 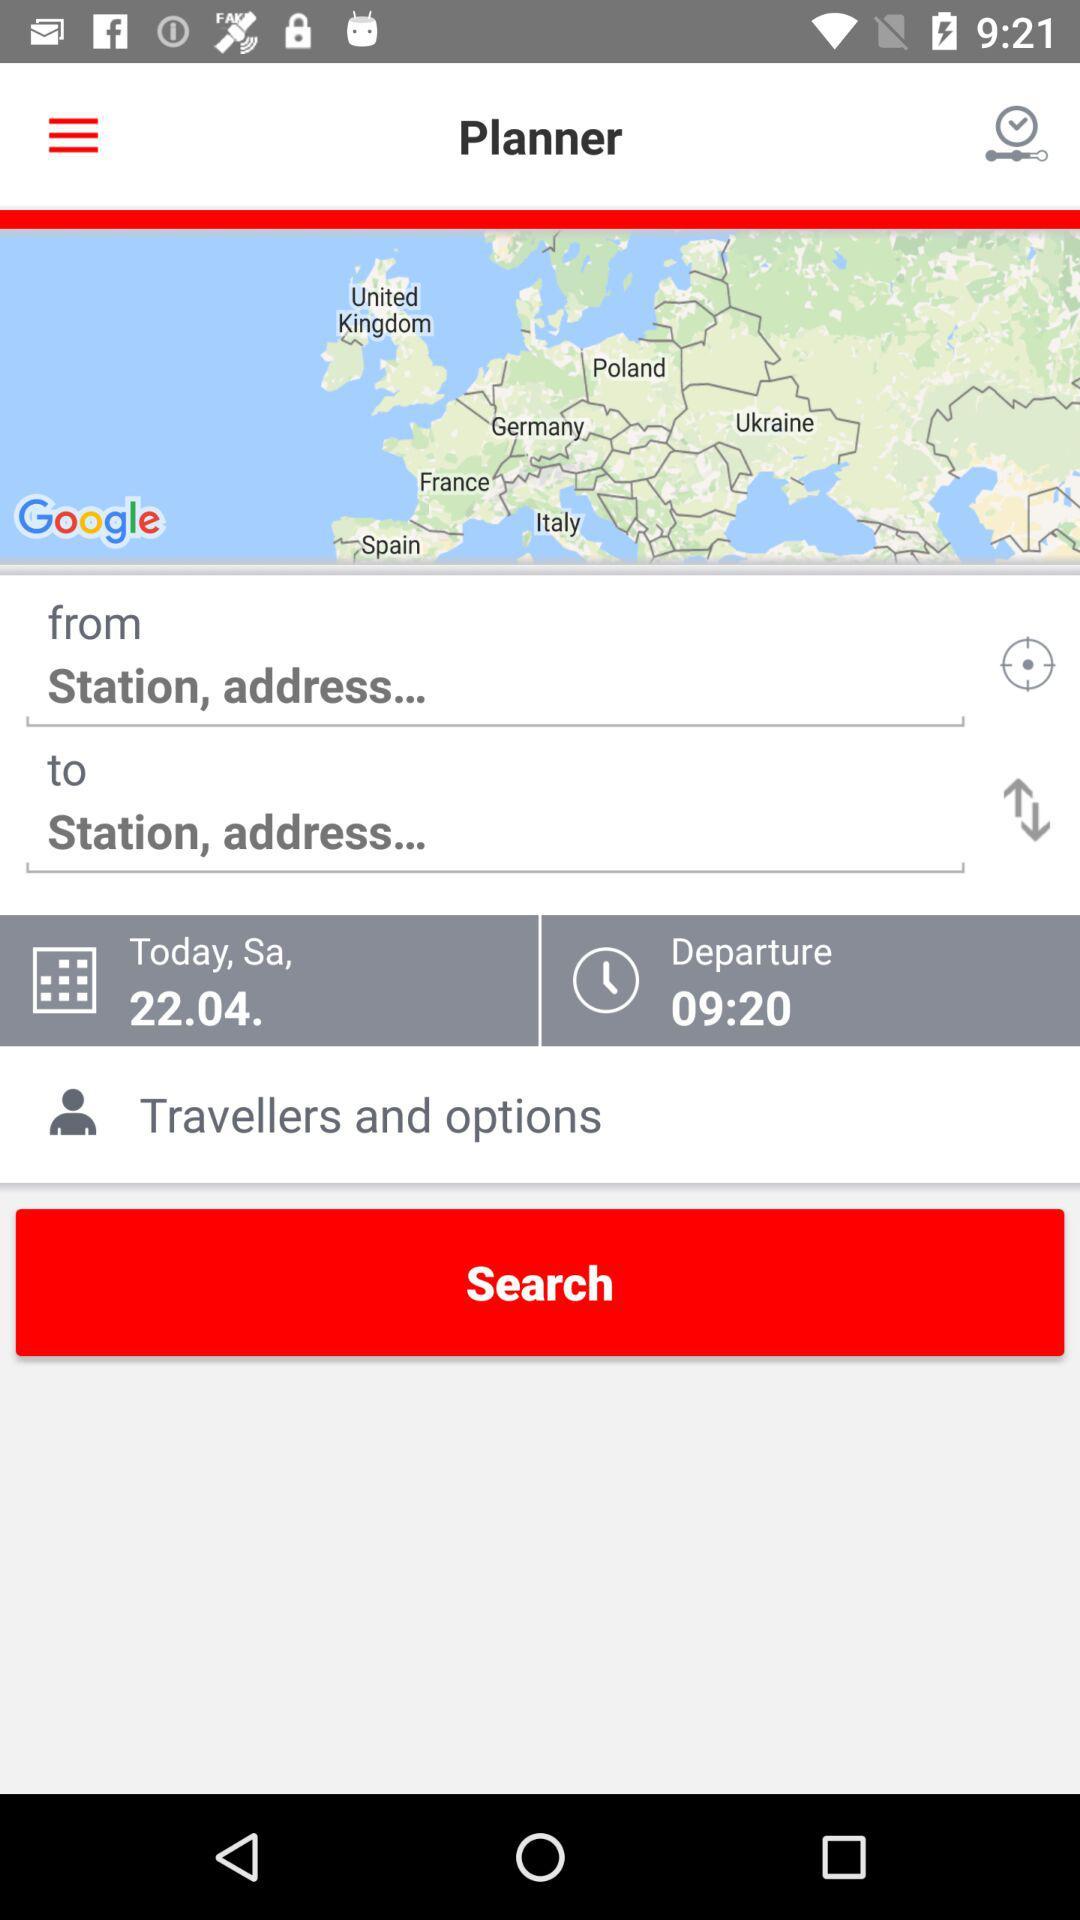 What do you see at coordinates (72, 135) in the screenshot?
I see `icon to the left of planner icon` at bounding box center [72, 135].